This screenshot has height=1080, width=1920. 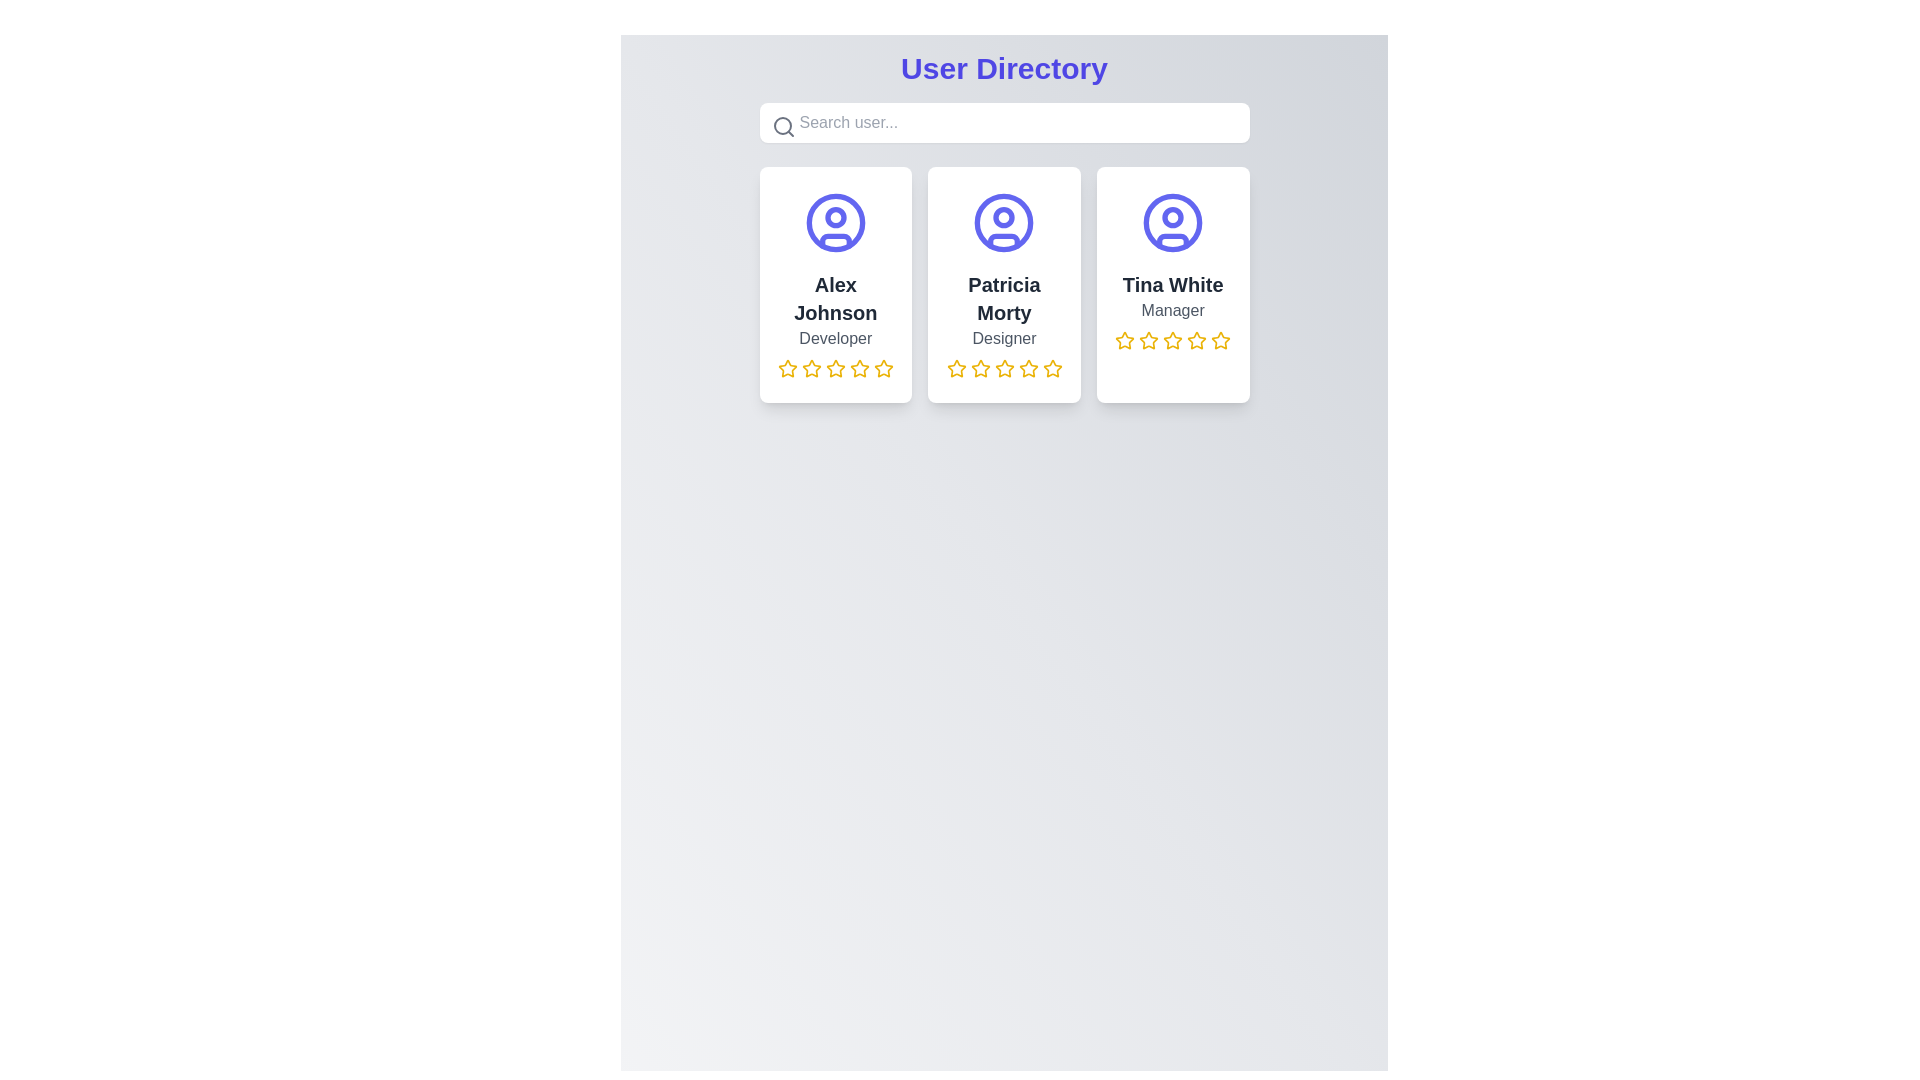 I want to click on the first star icon in the rating system below 'Alex Johnson' and 'Developer', so click(x=786, y=368).